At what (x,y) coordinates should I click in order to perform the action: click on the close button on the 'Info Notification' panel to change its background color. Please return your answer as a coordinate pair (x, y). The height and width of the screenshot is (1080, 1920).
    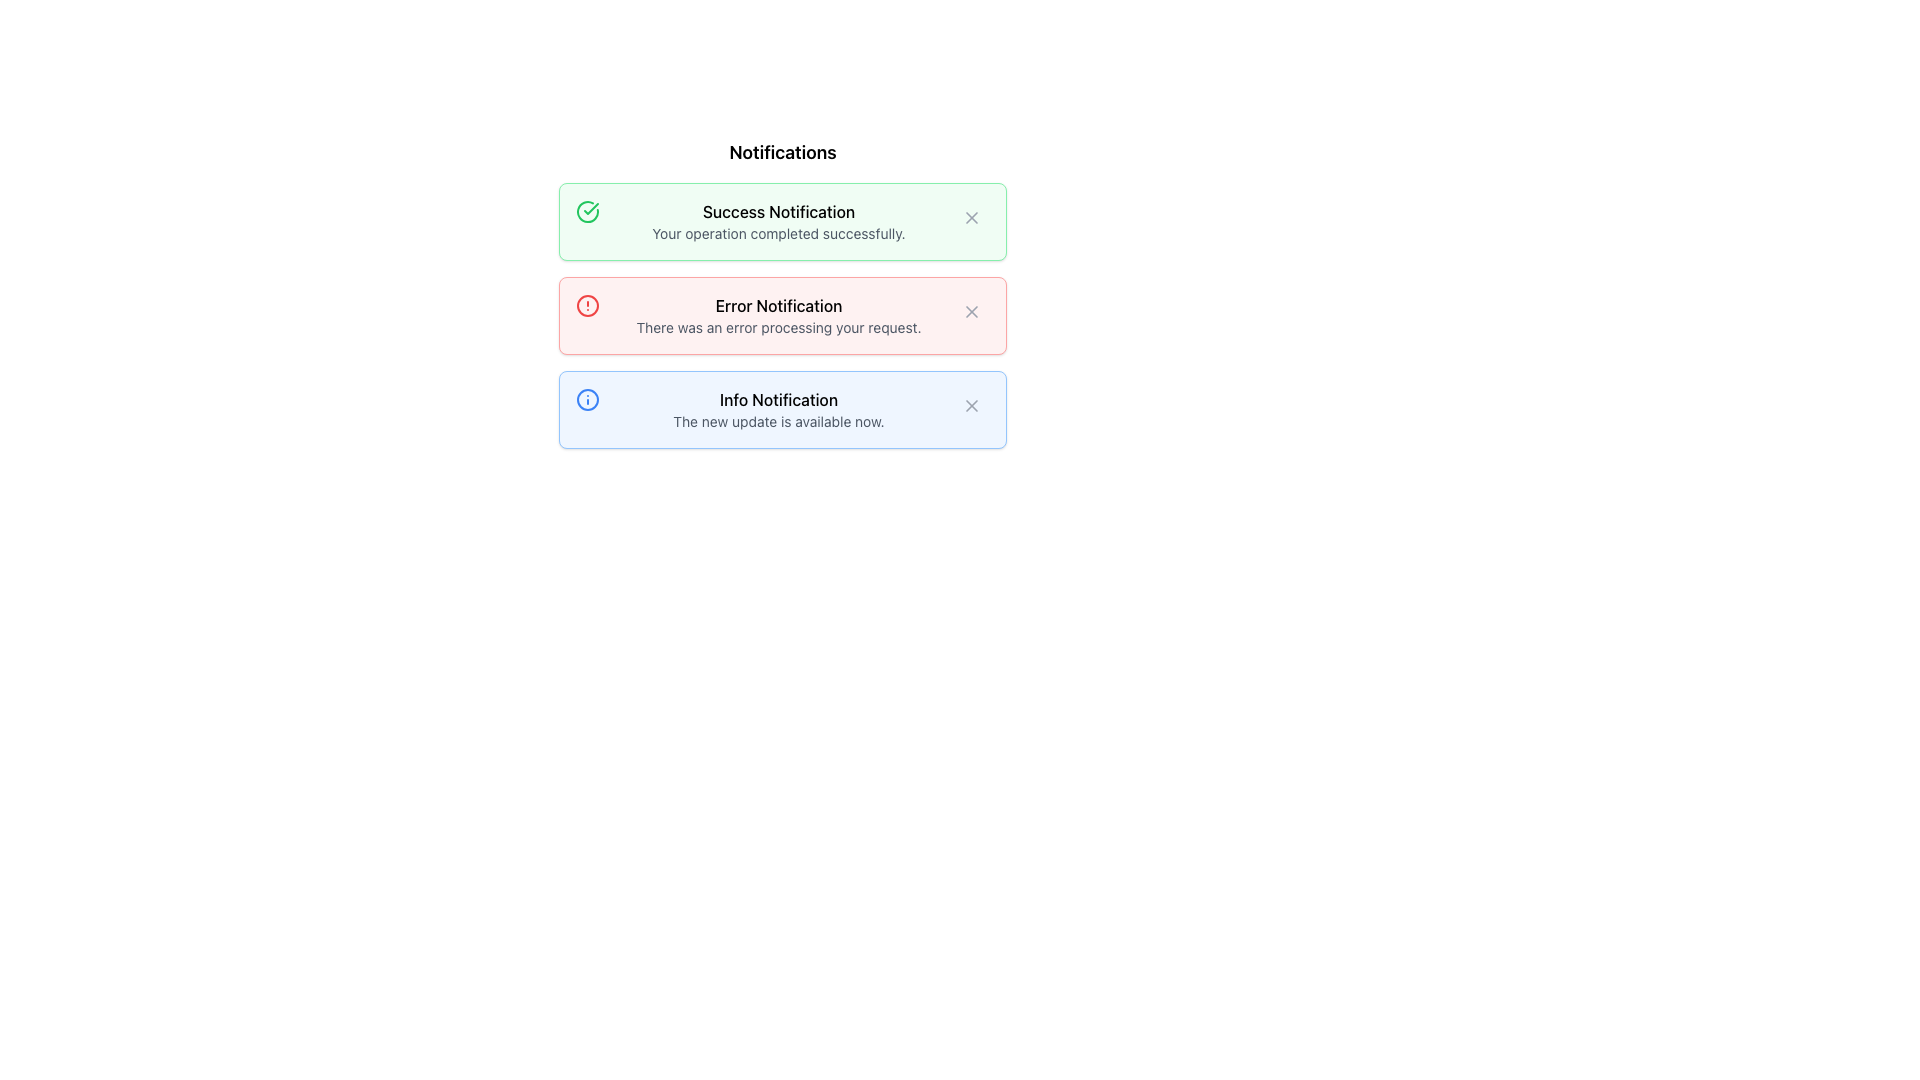
    Looking at the image, I should click on (971, 405).